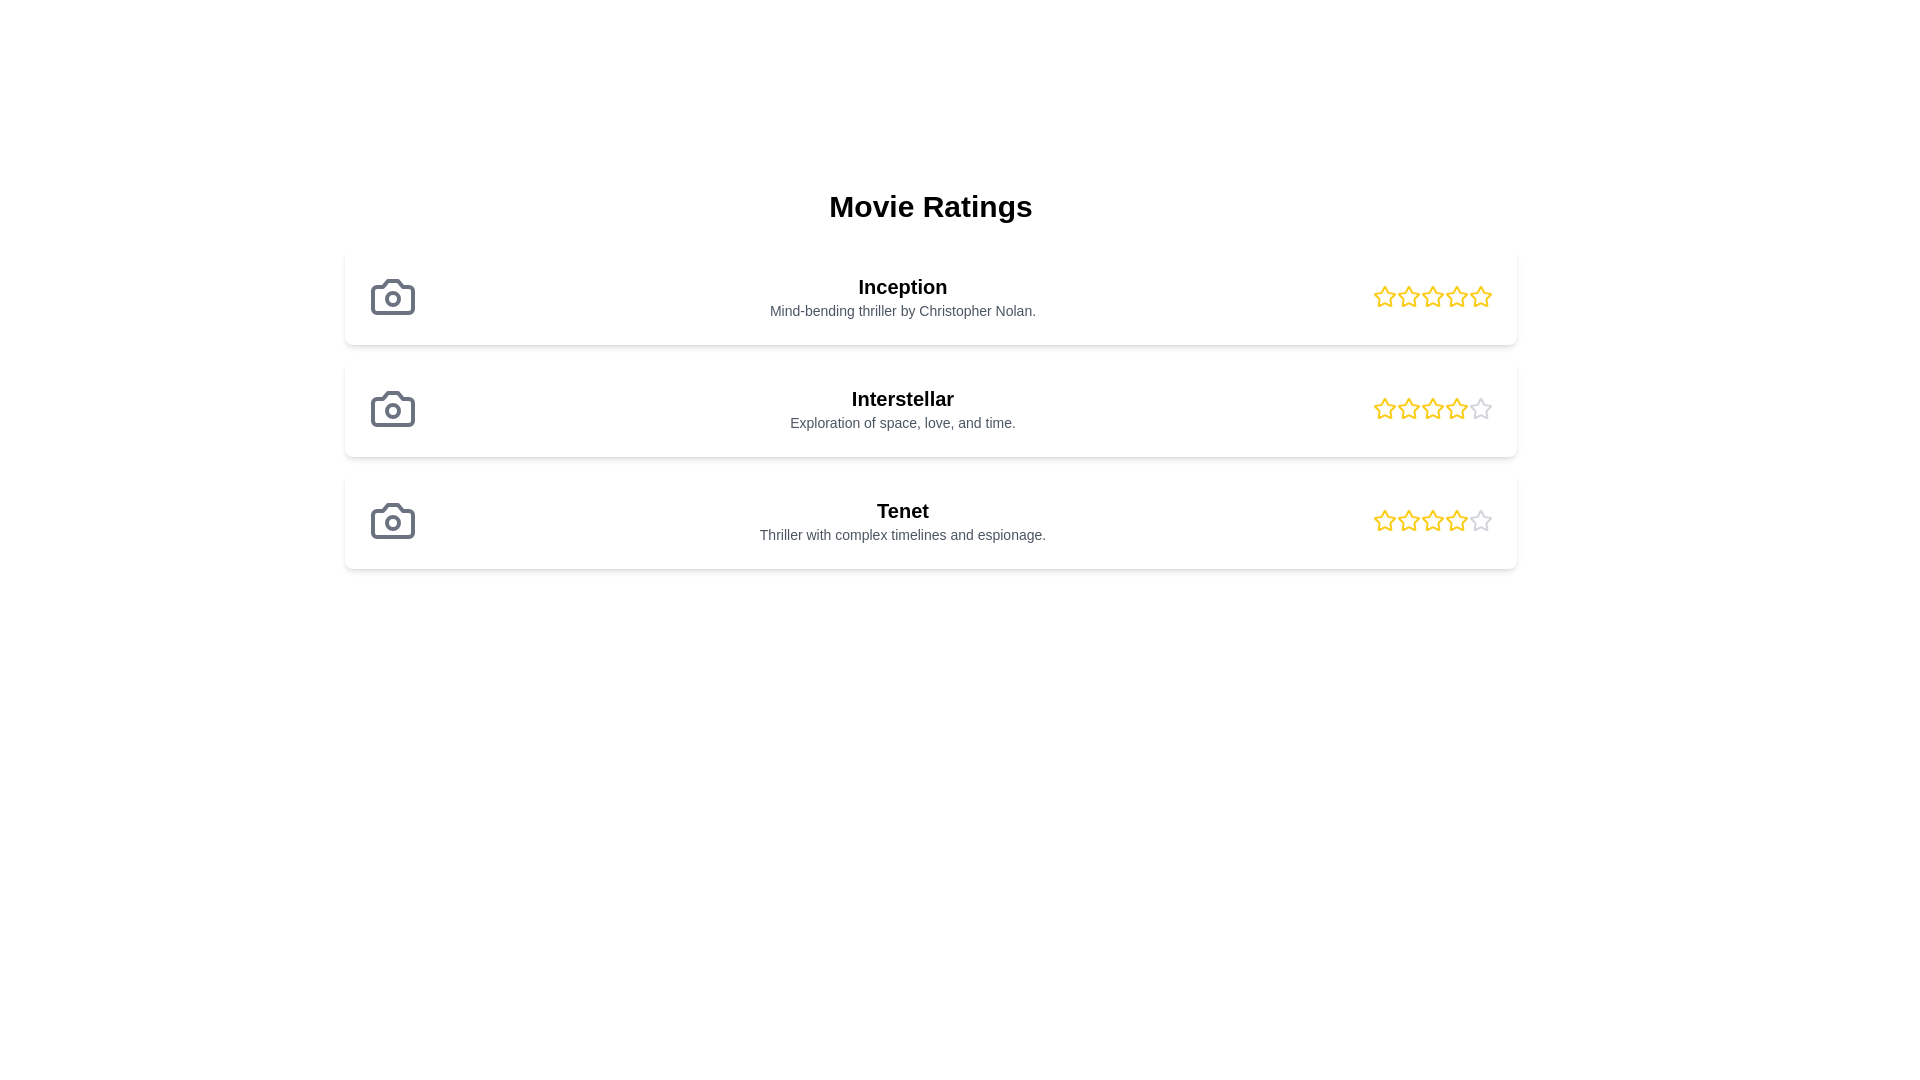 The image size is (1920, 1080). I want to click on the selected yellow rating star, so click(1432, 519).